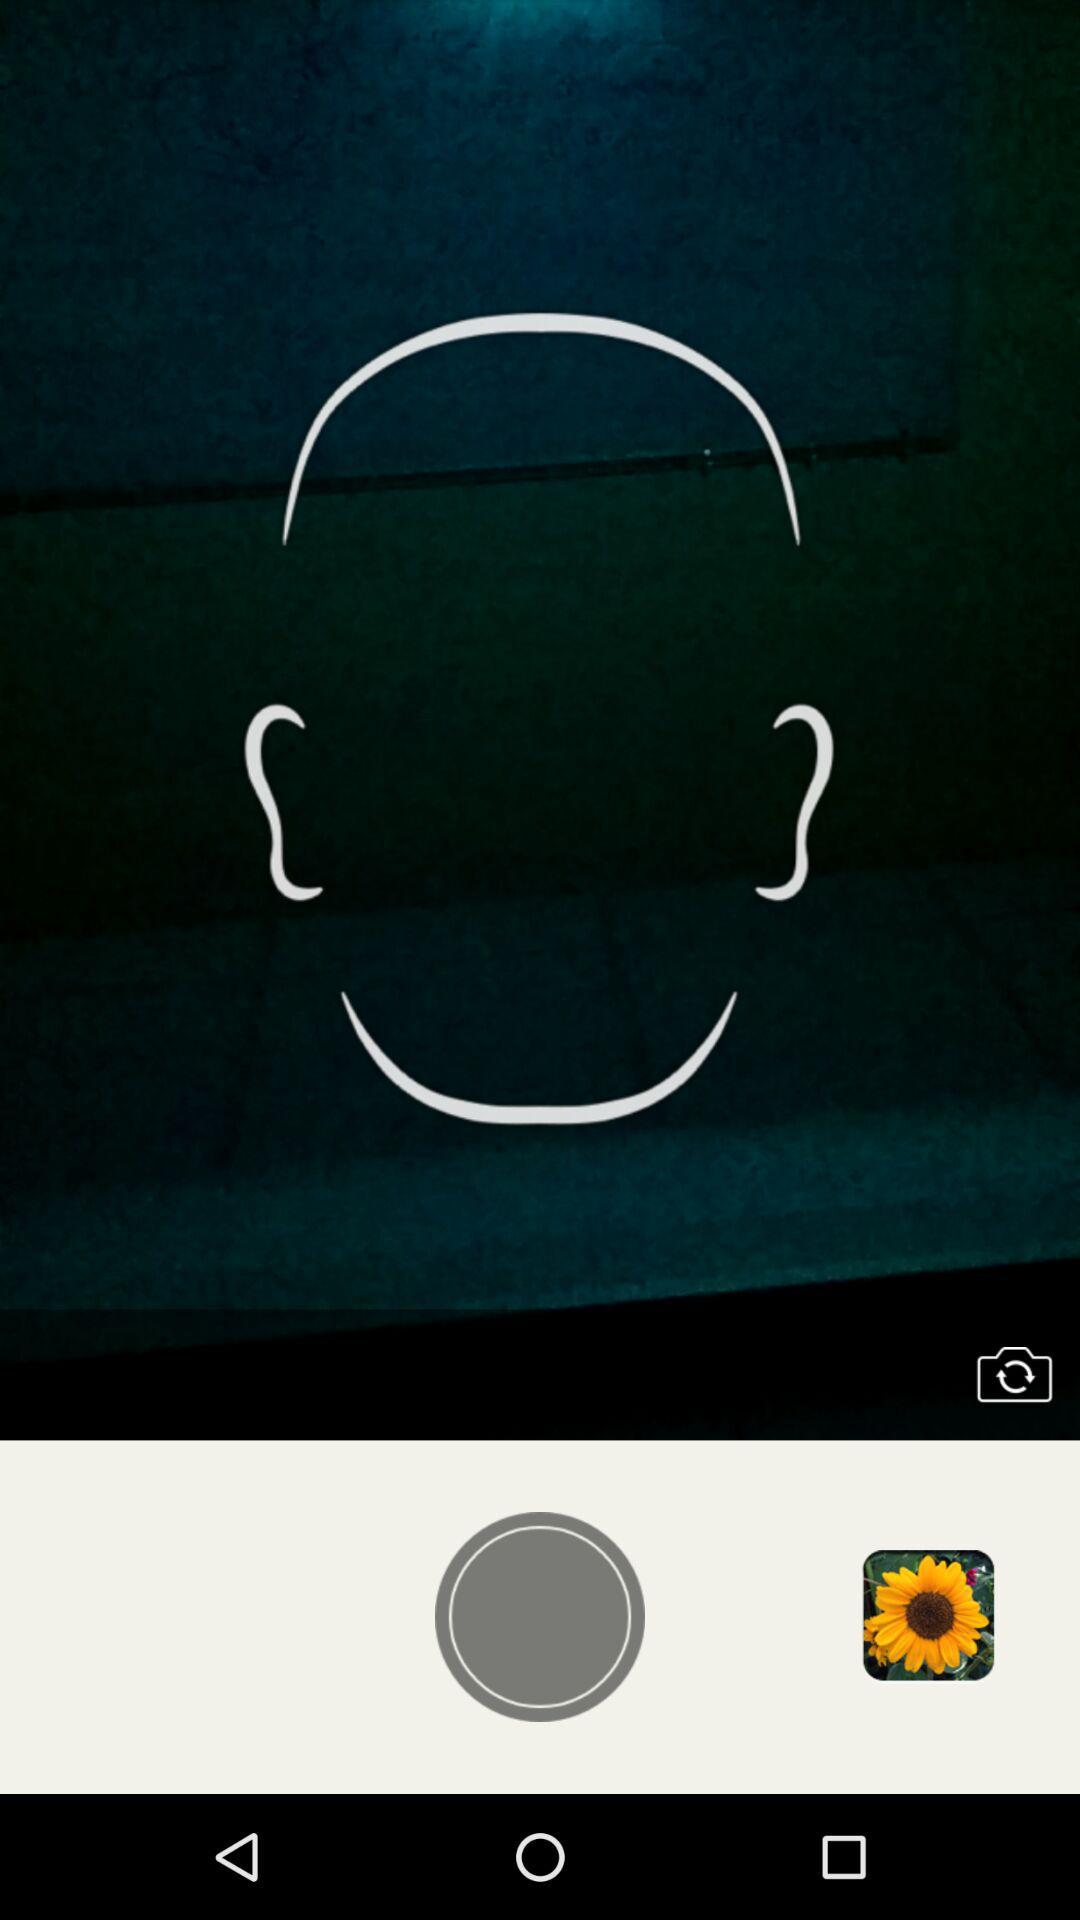  I want to click on take picture, so click(540, 1617).